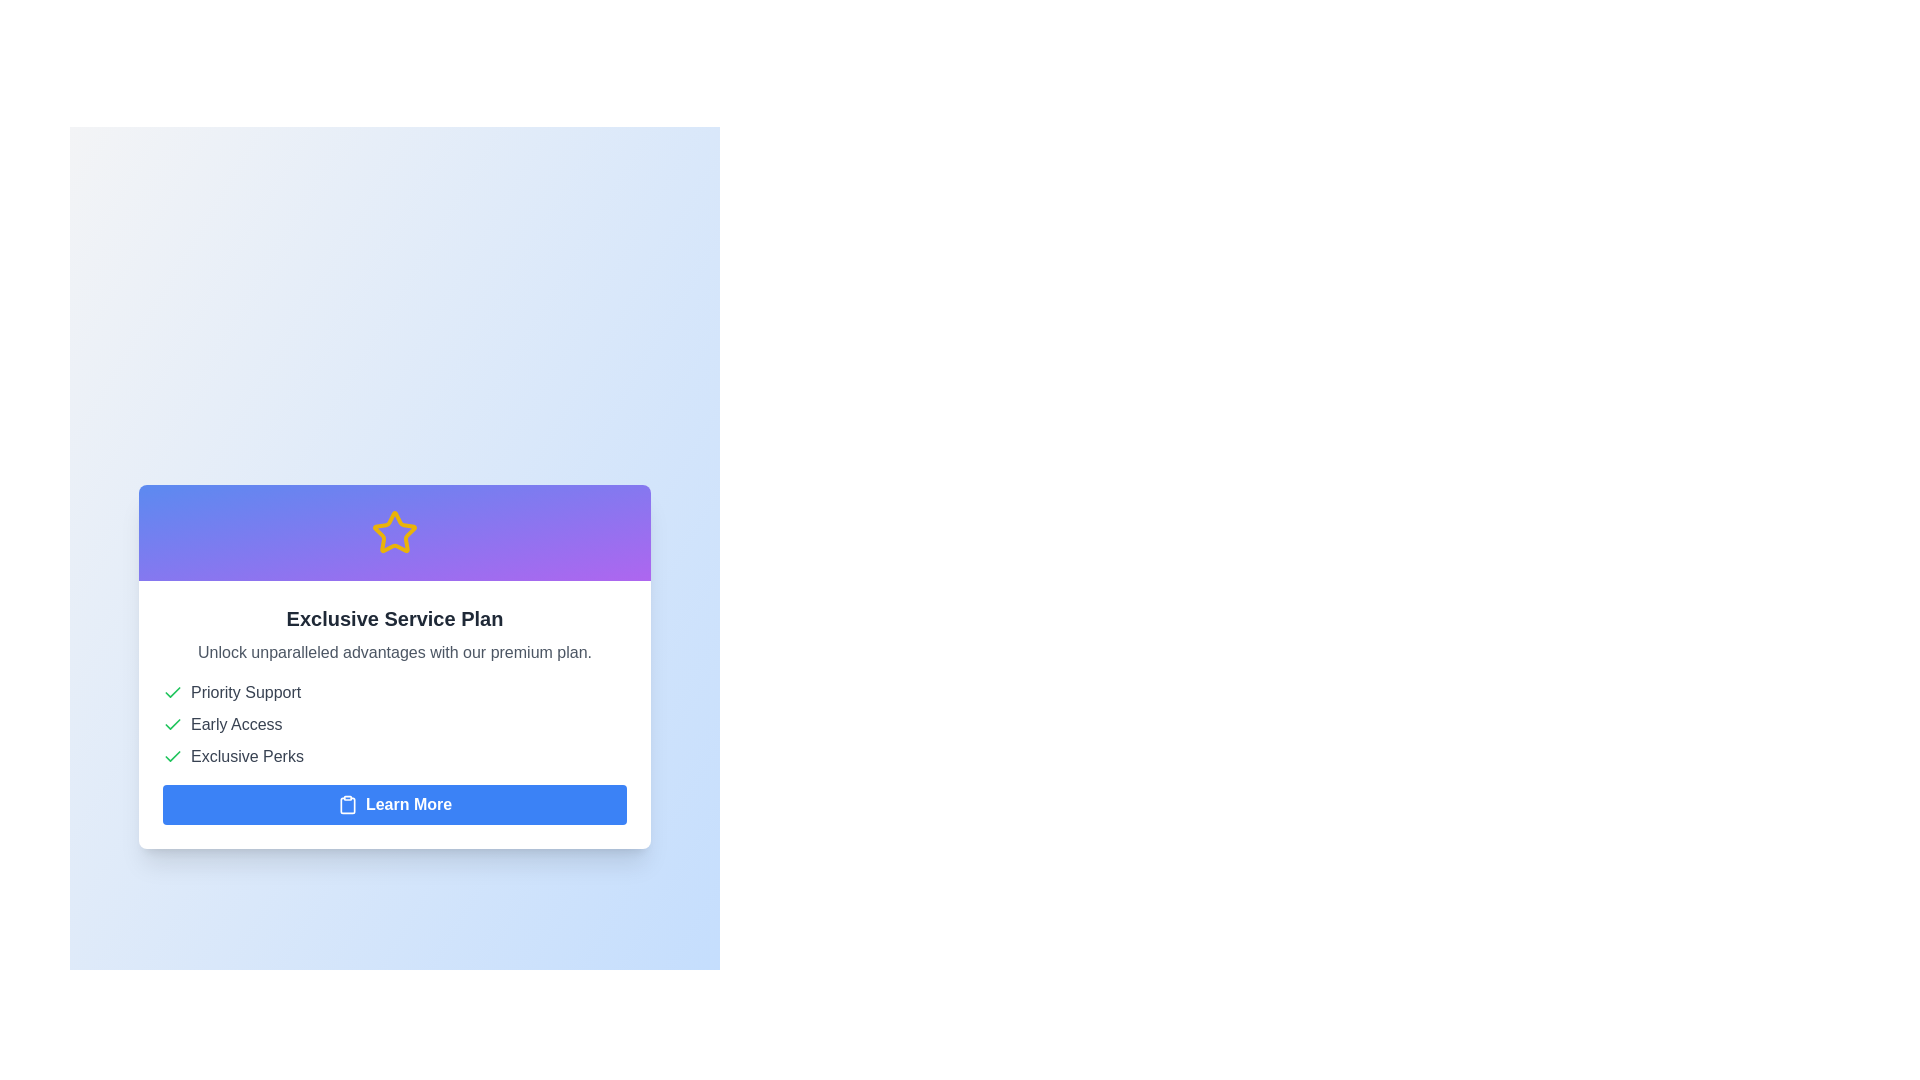 Image resolution: width=1920 pixels, height=1080 pixels. I want to click on the call-to-action button at the bottom of the 'Exclusive Service Plan' card, so click(394, 804).